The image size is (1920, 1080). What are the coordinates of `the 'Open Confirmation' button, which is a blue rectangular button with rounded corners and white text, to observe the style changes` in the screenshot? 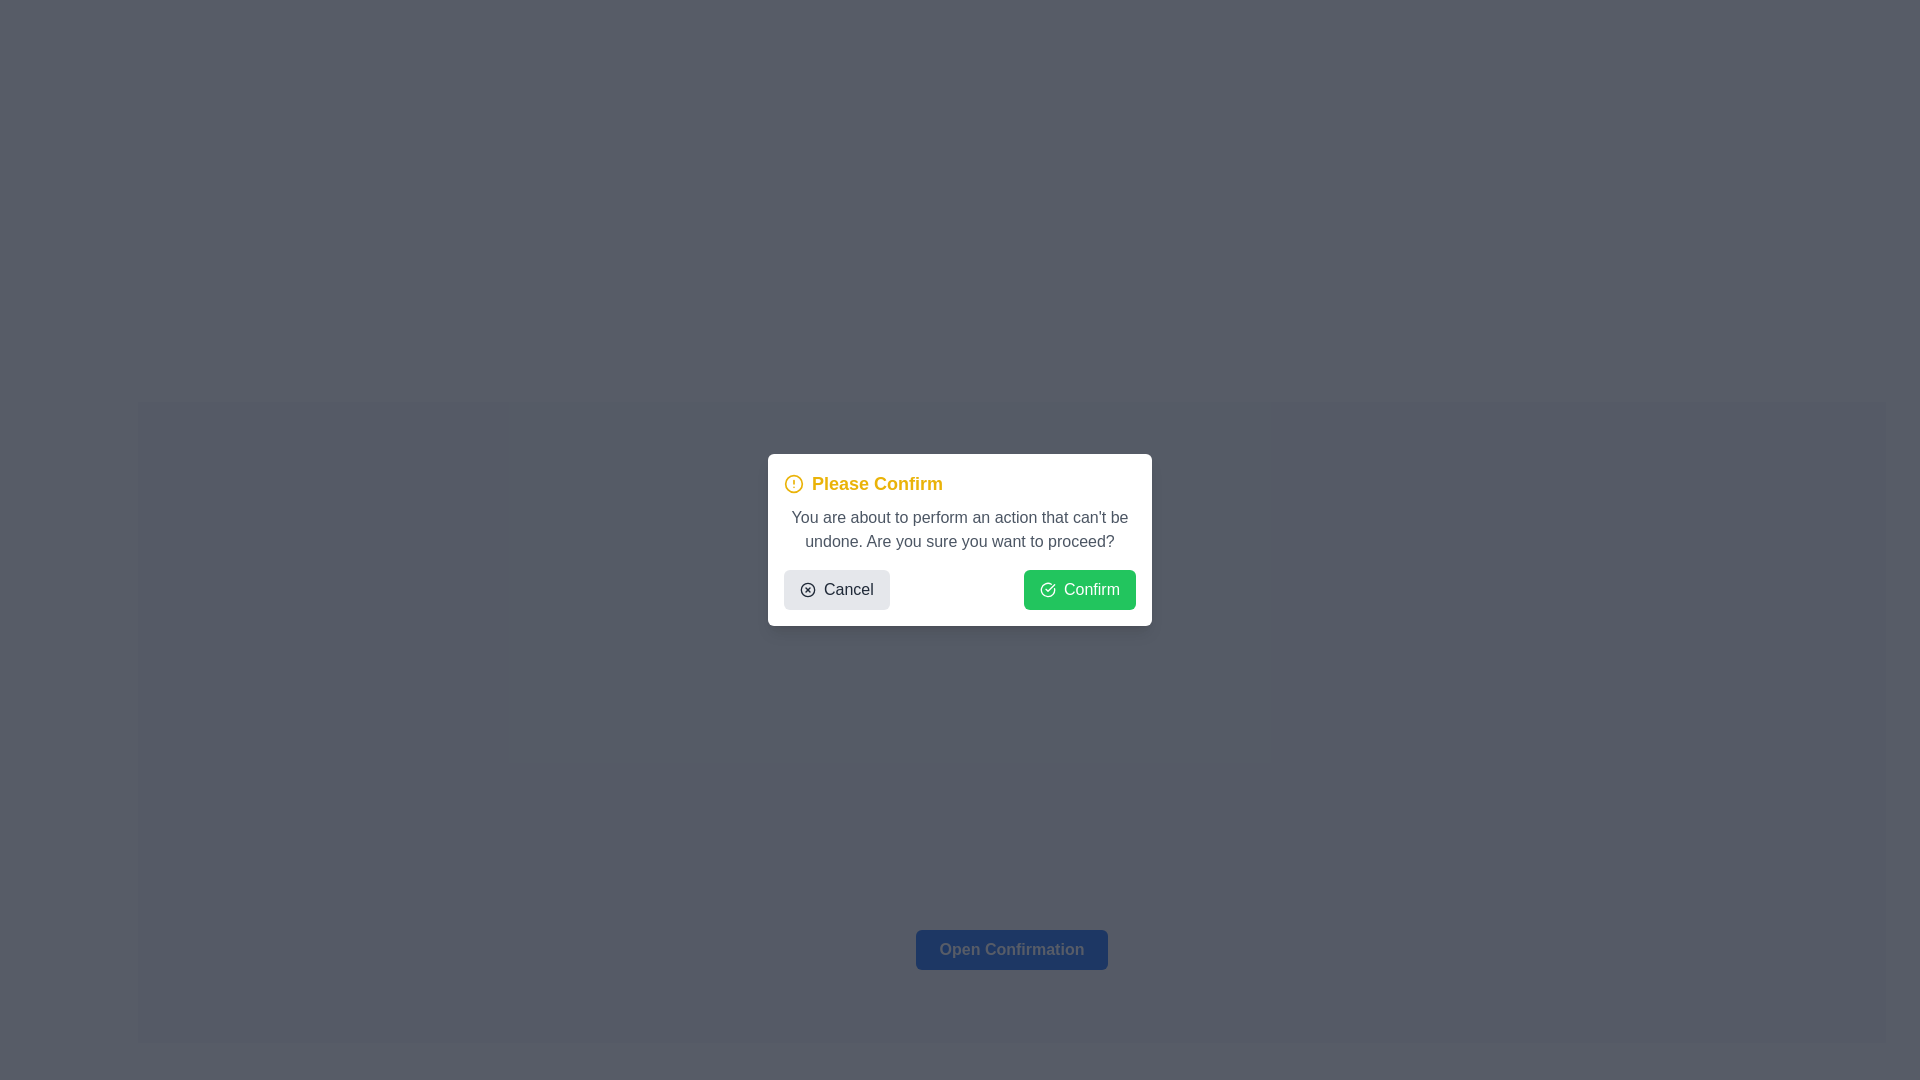 It's located at (1012, 948).